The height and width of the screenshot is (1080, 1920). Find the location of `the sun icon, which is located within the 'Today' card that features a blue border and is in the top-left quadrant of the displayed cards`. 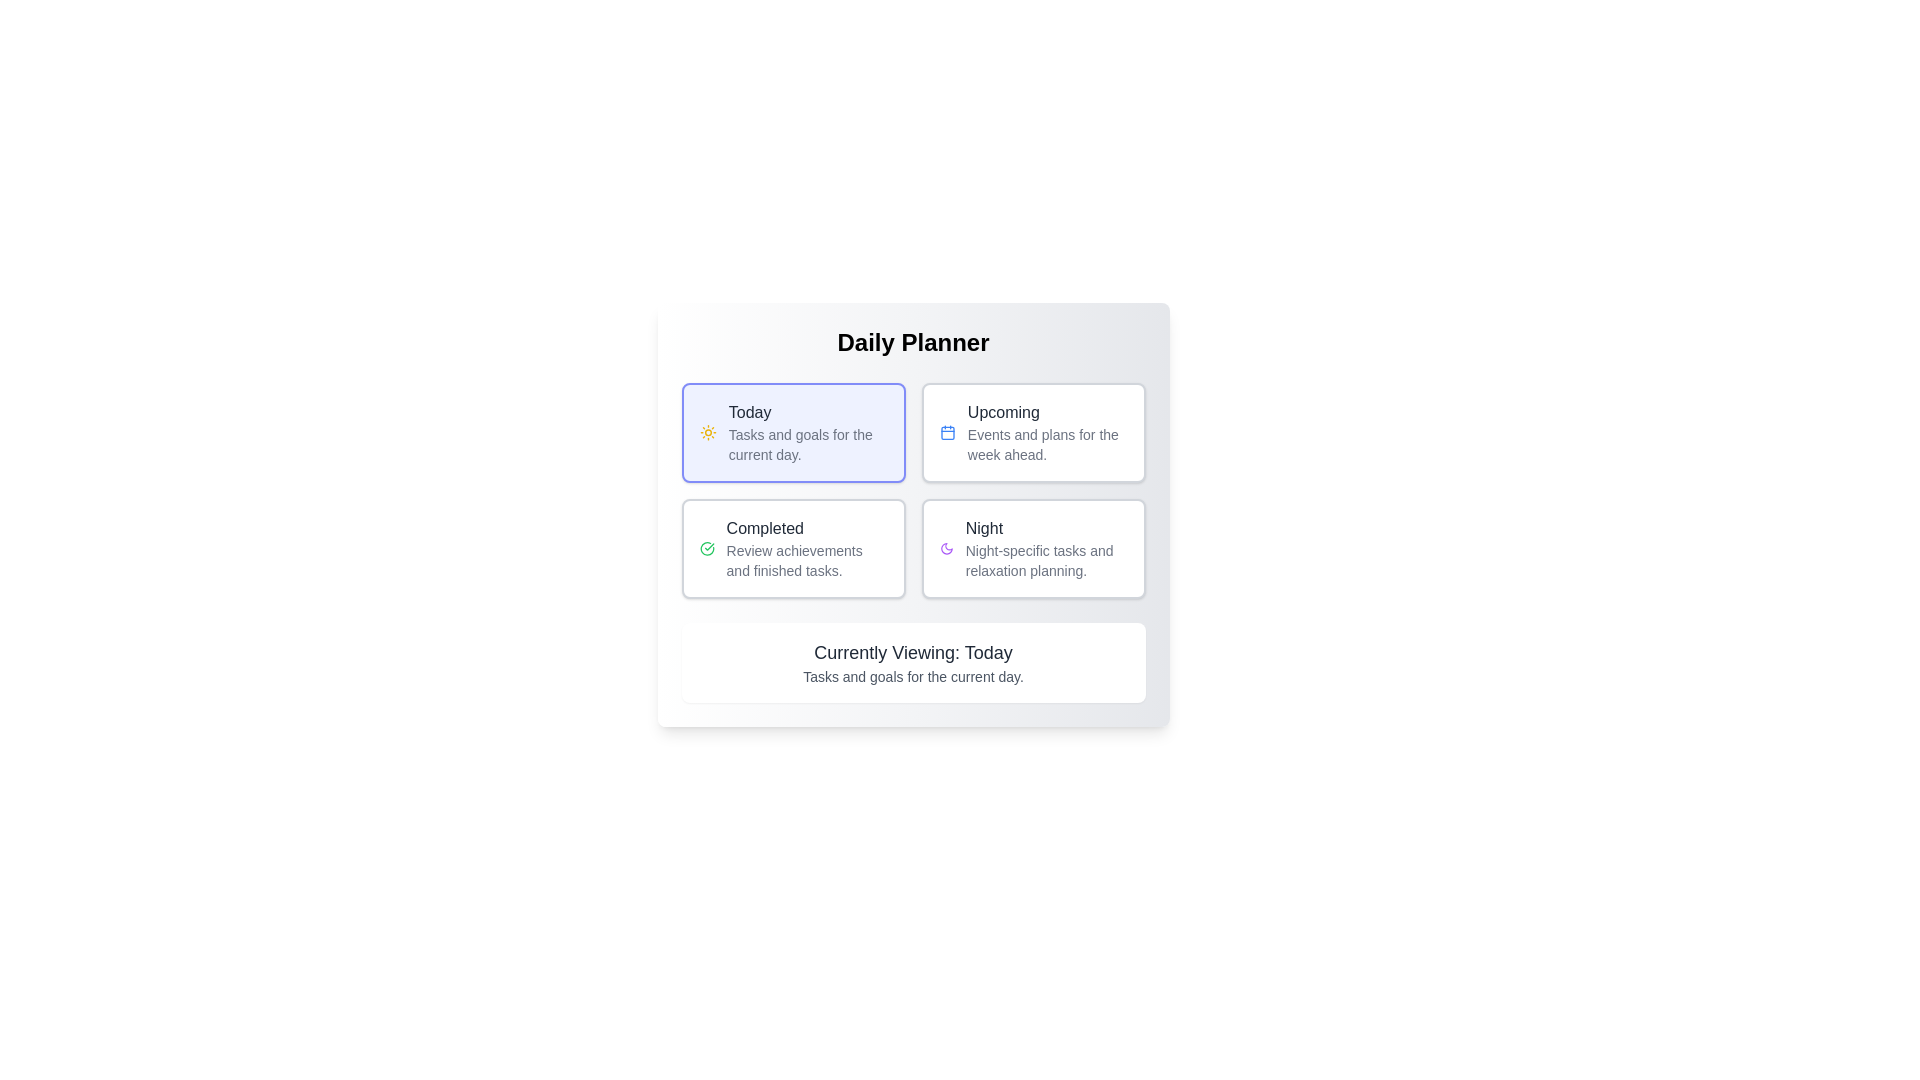

the sun icon, which is located within the 'Today' card that features a blue border and is in the top-left quadrant of the displayed cards is located at coordinates (708, 431).